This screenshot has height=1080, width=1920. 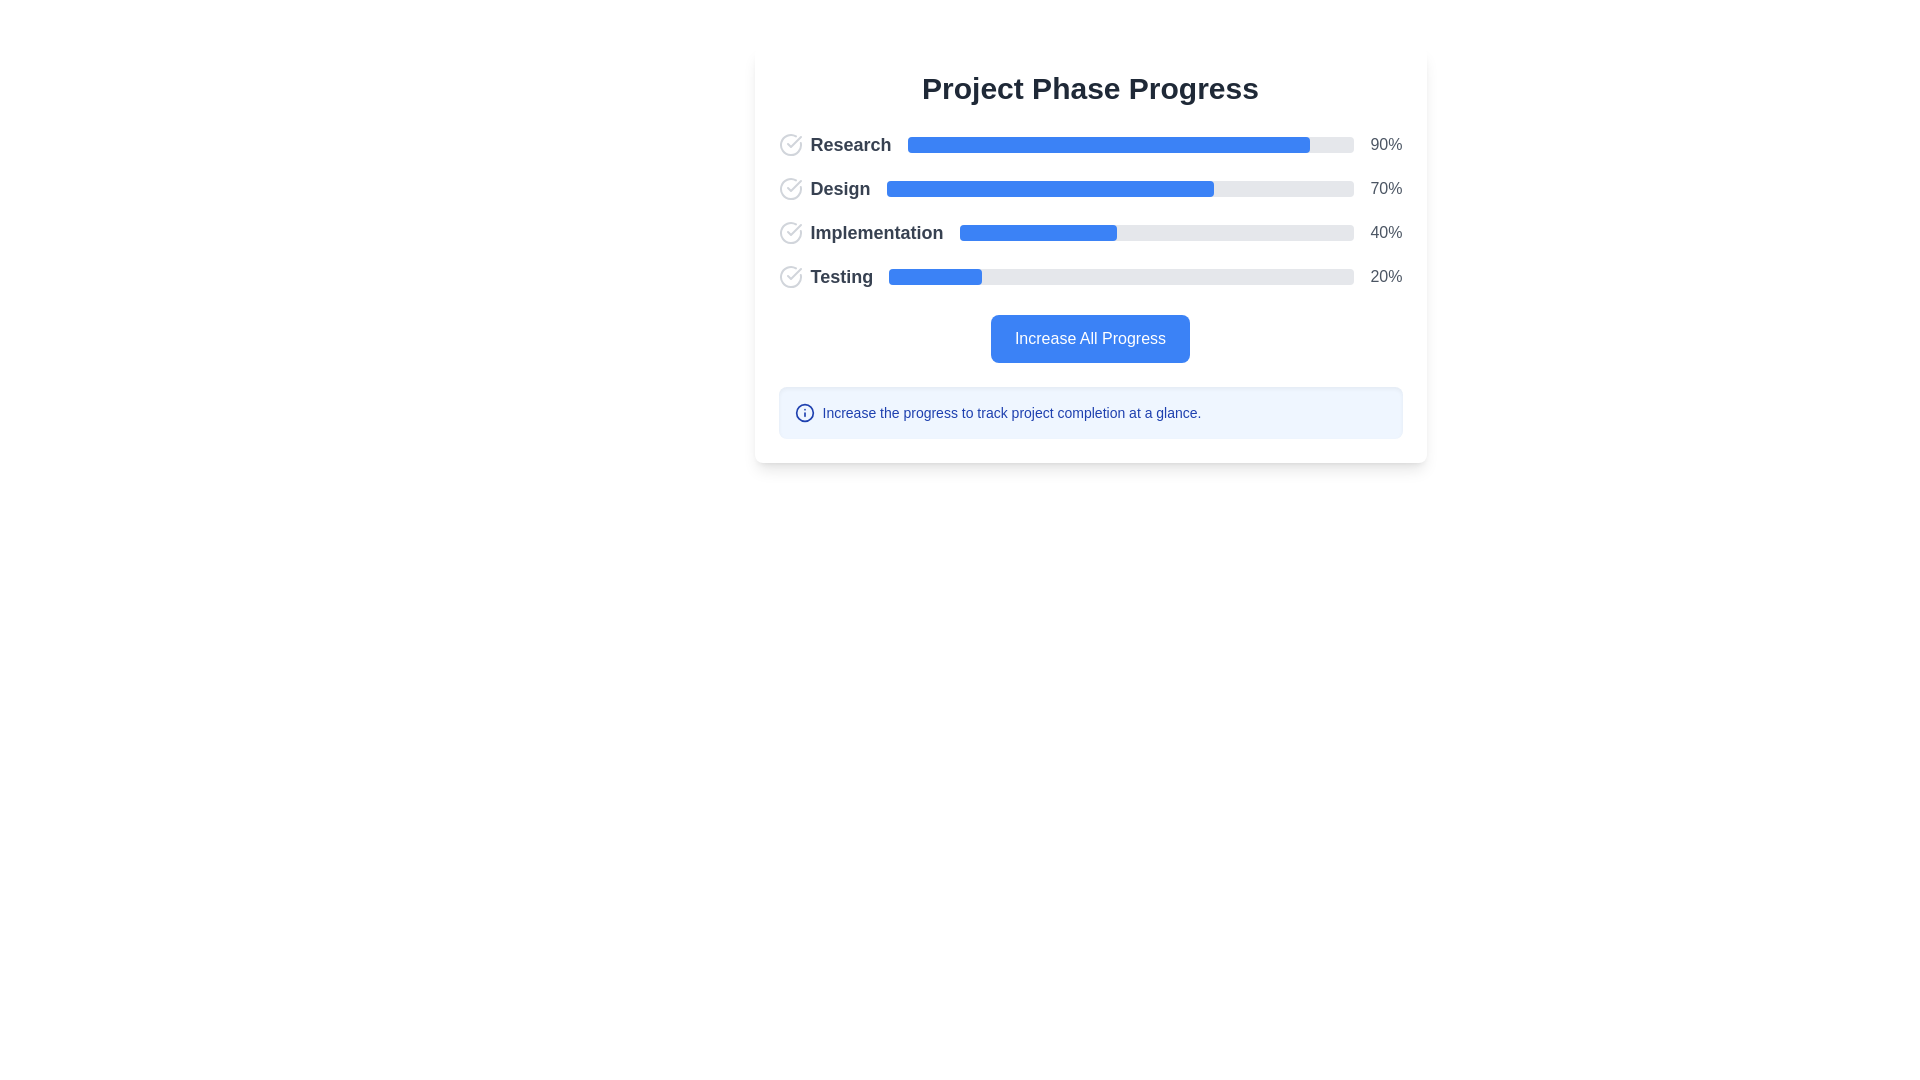 I want to click on the text label indicating the current phase 'Testing' in the project progress tracker, located in the fourth row, to the right of a circular check icon, so click(x=841, y=277).